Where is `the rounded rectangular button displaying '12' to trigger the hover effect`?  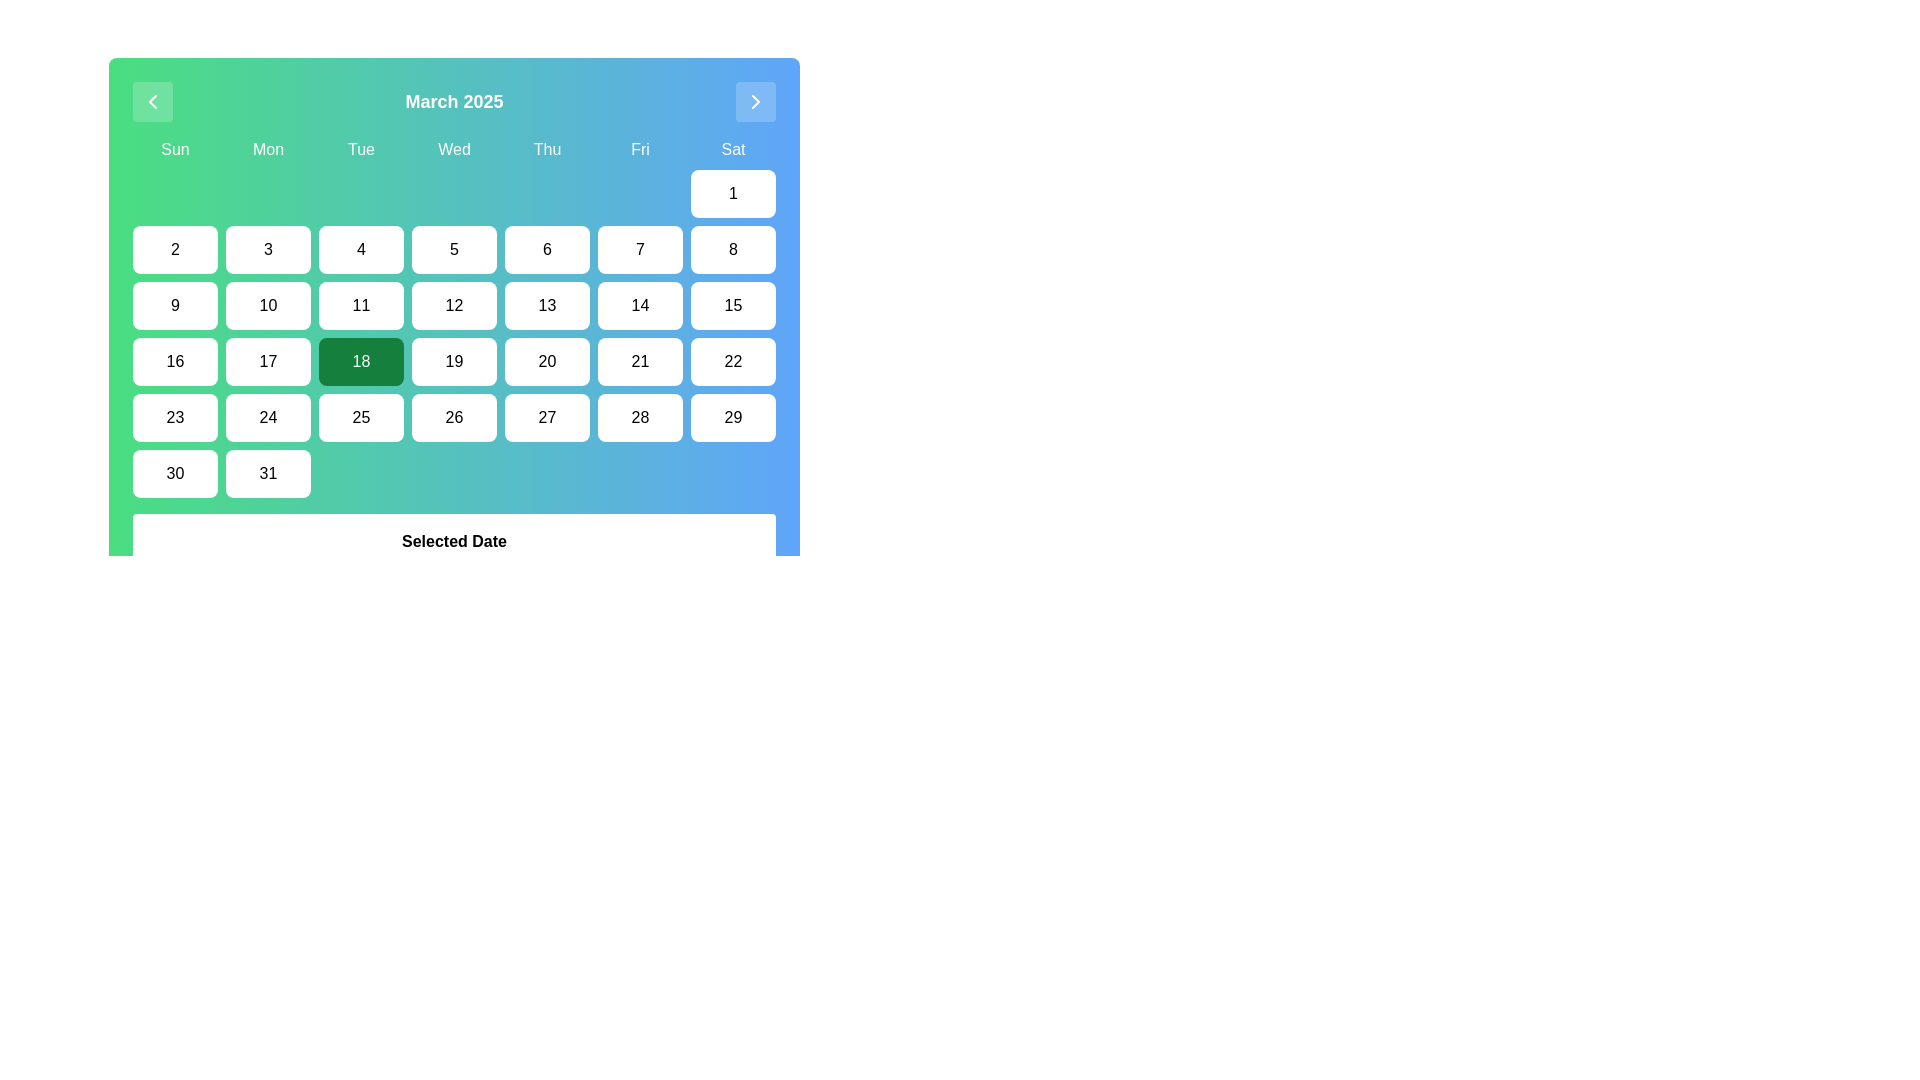
the rounded rectangular button displaying '12' to trigger the hover effect is located at coordinates (453, 305).